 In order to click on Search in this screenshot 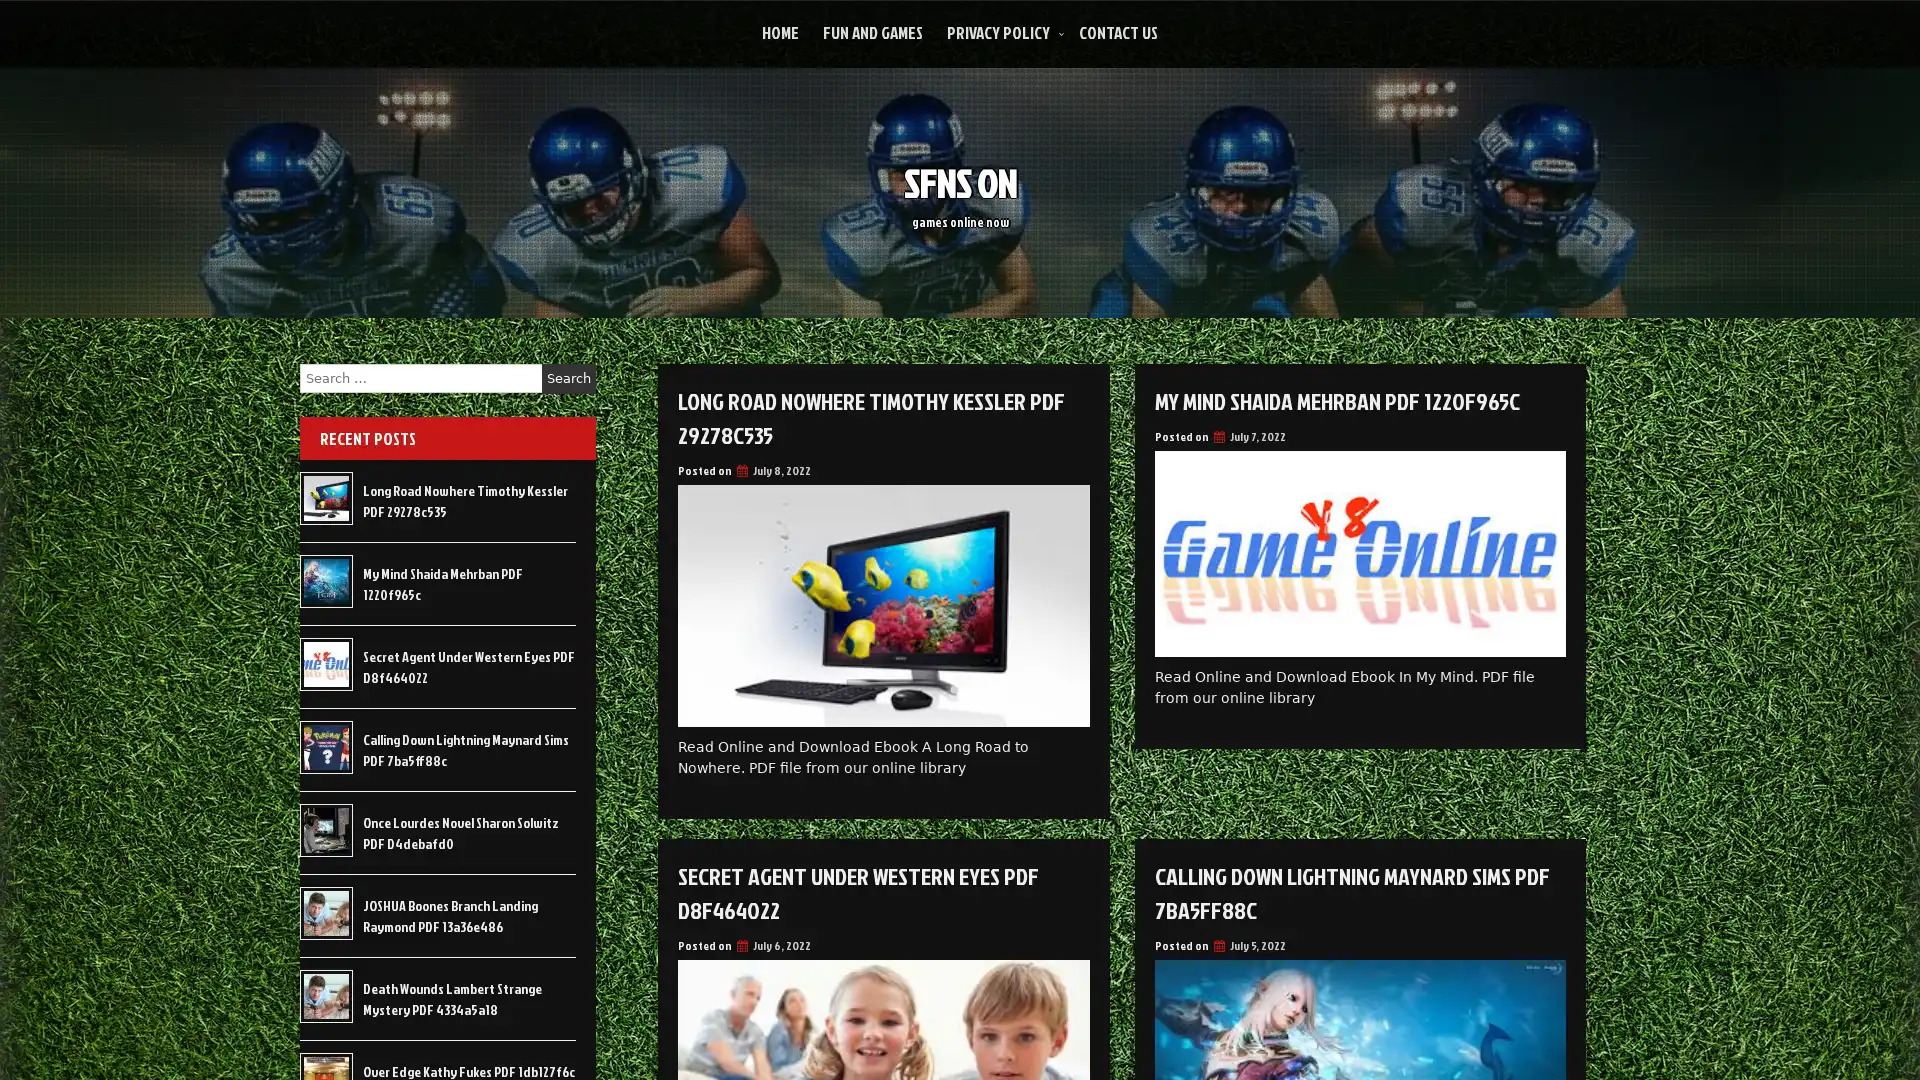, I will do `click(568, 378)`.